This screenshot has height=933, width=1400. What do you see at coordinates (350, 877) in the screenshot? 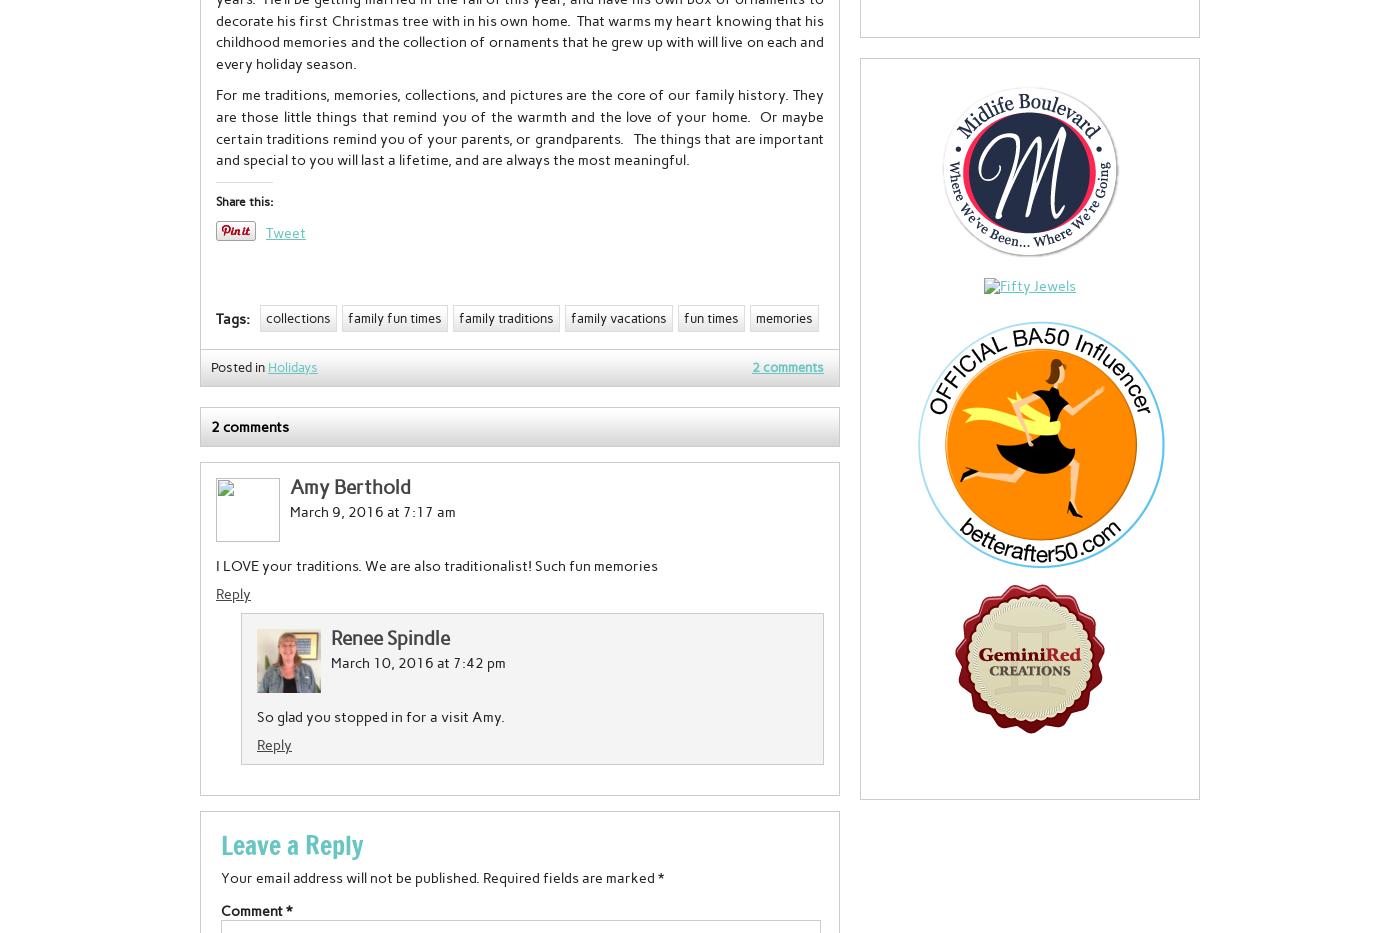
I see `'Your email address will not be published.'` at bounding box center [350, 877].